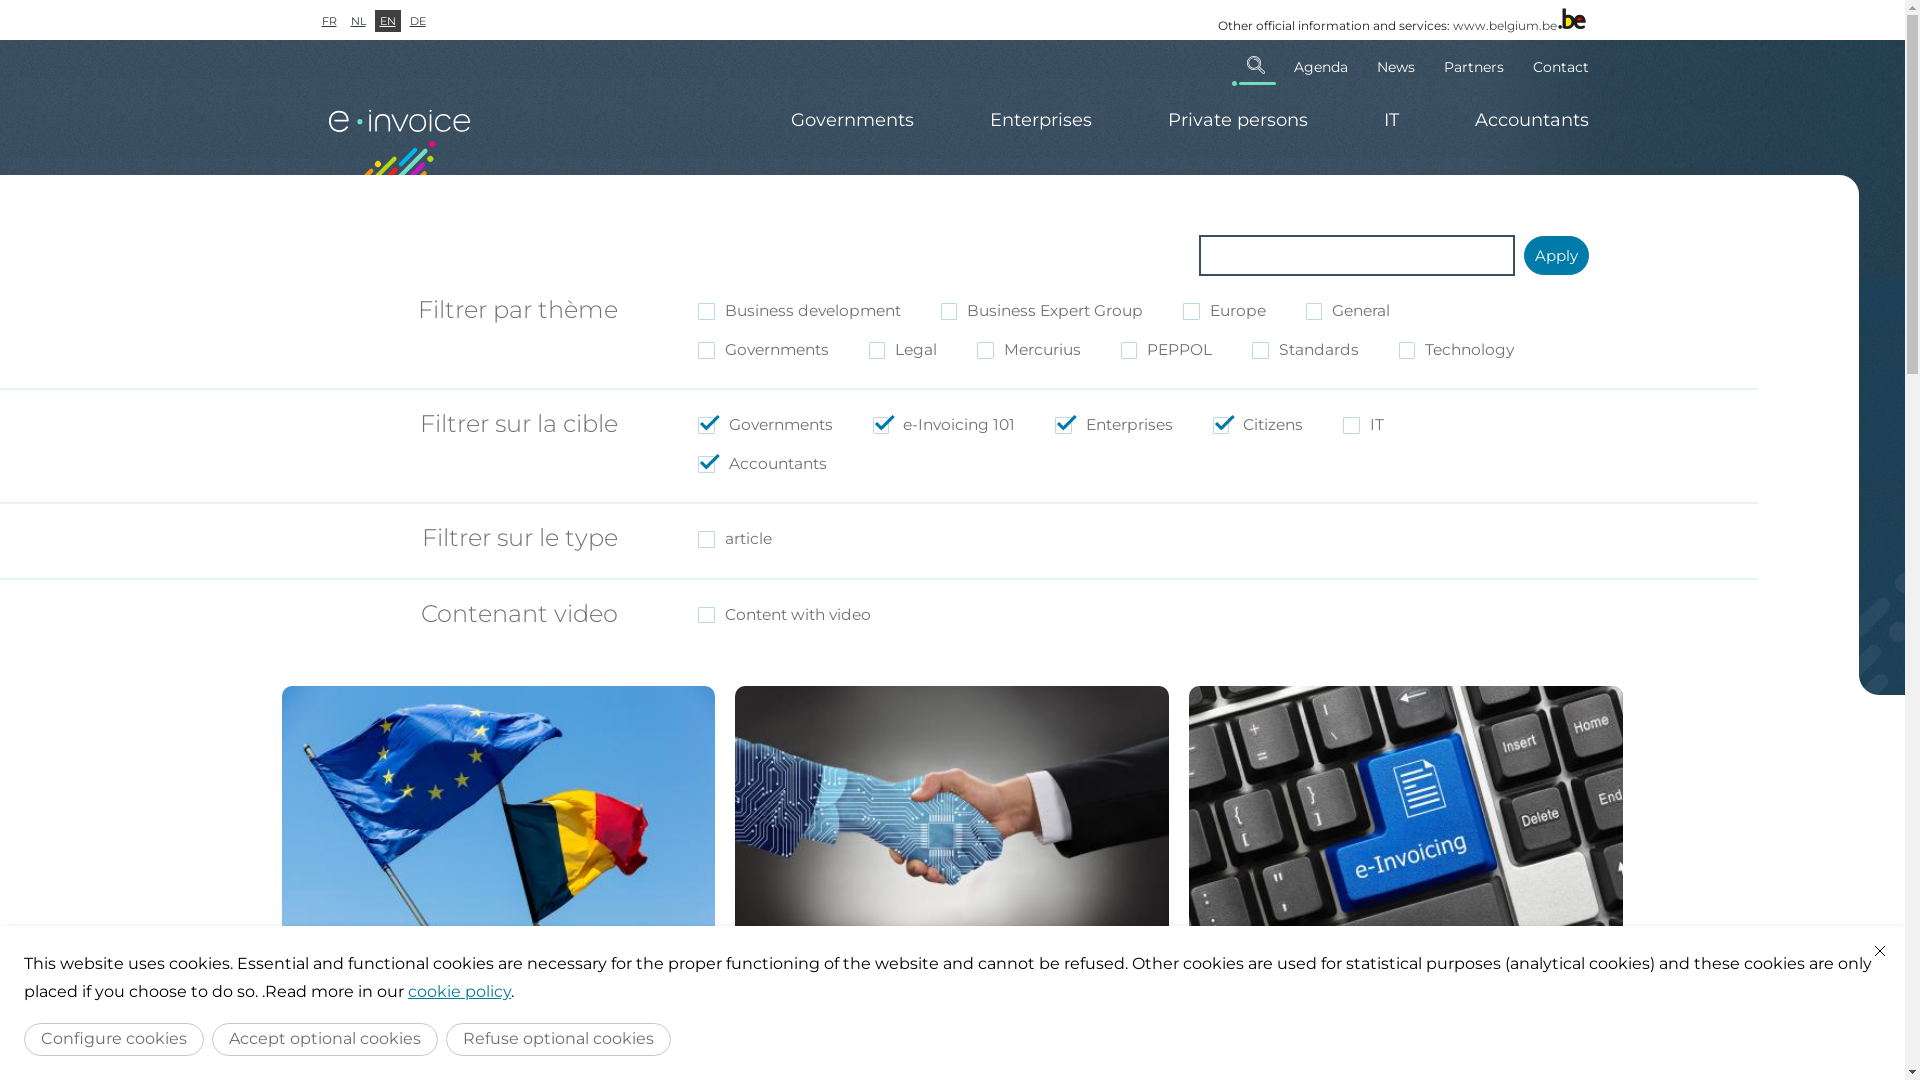 This screenshot has width=1920, height=1080. I want to click on 'NL', so click(358, 20).